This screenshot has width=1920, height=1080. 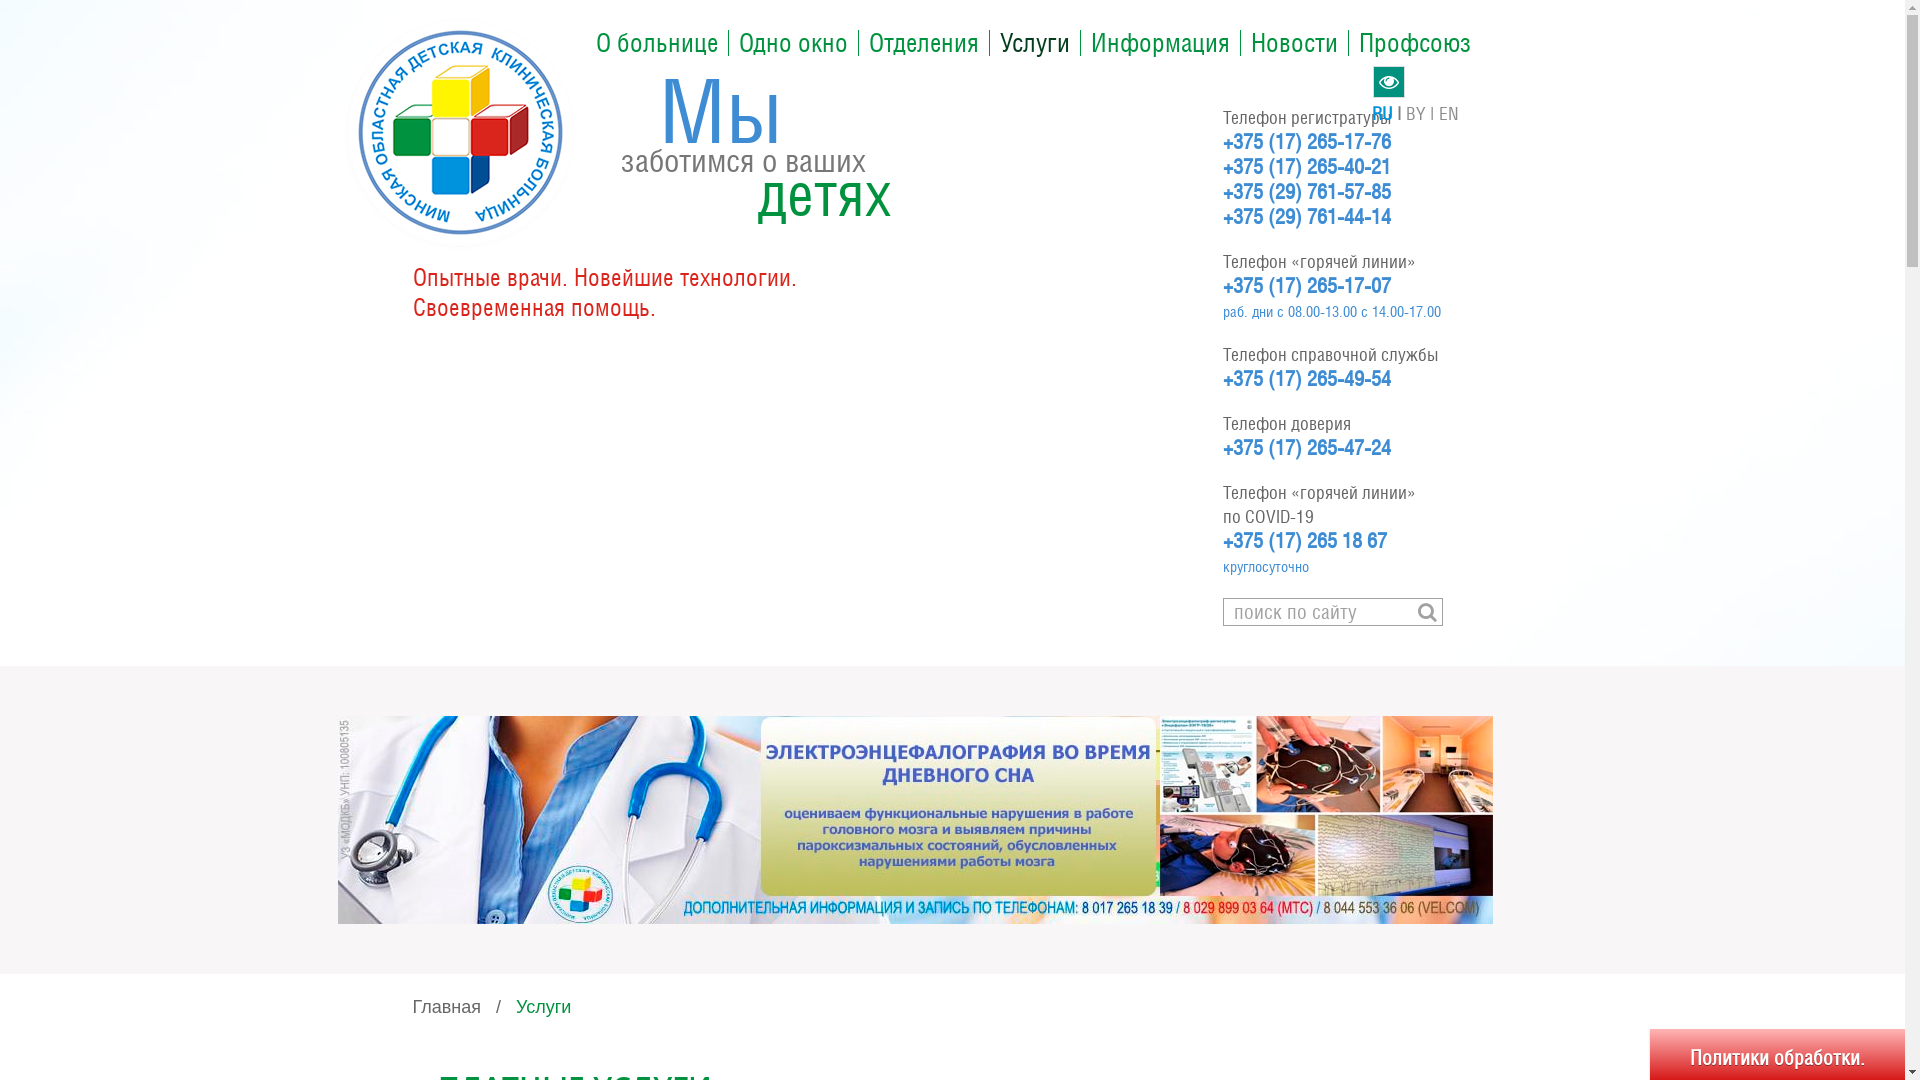 I want to click on 'BY', so click(x=1421, y=113).